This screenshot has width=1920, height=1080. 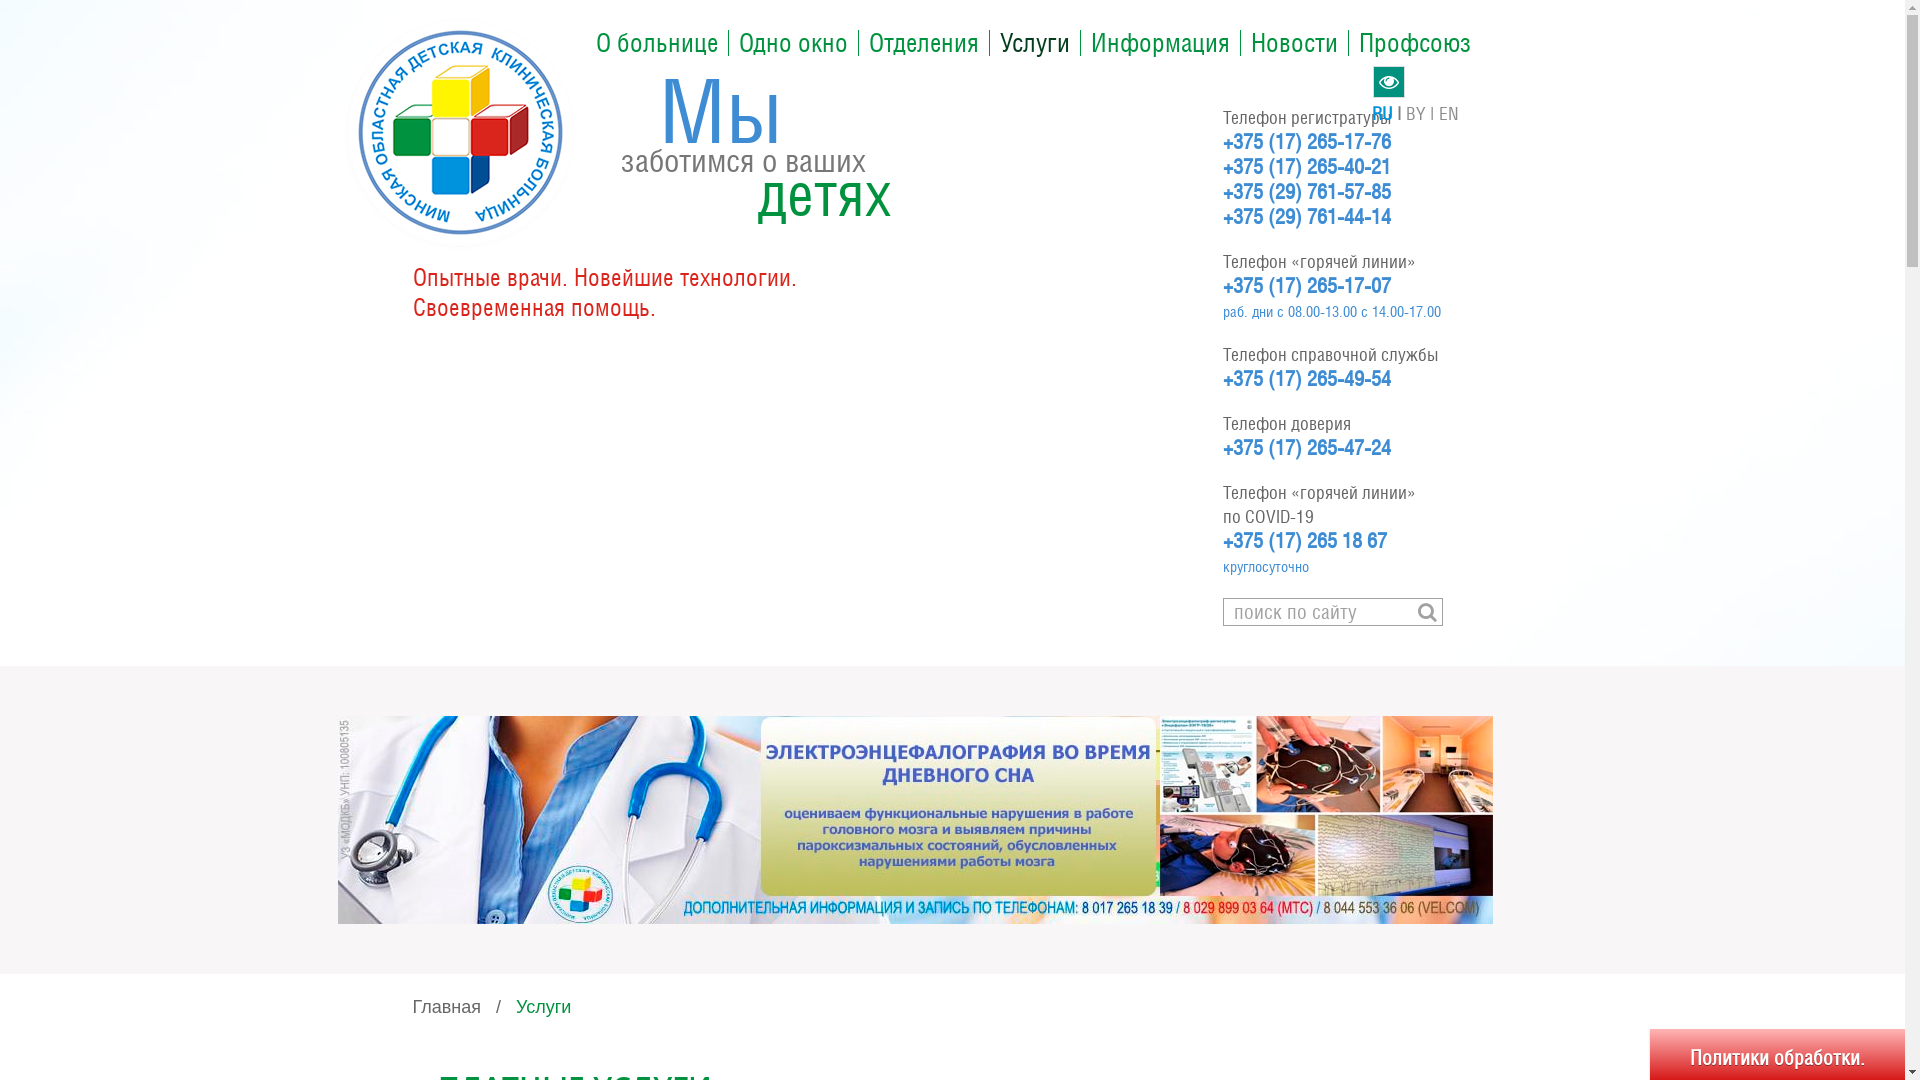 I want to click on 'BY', so click(x=1421, y=113).